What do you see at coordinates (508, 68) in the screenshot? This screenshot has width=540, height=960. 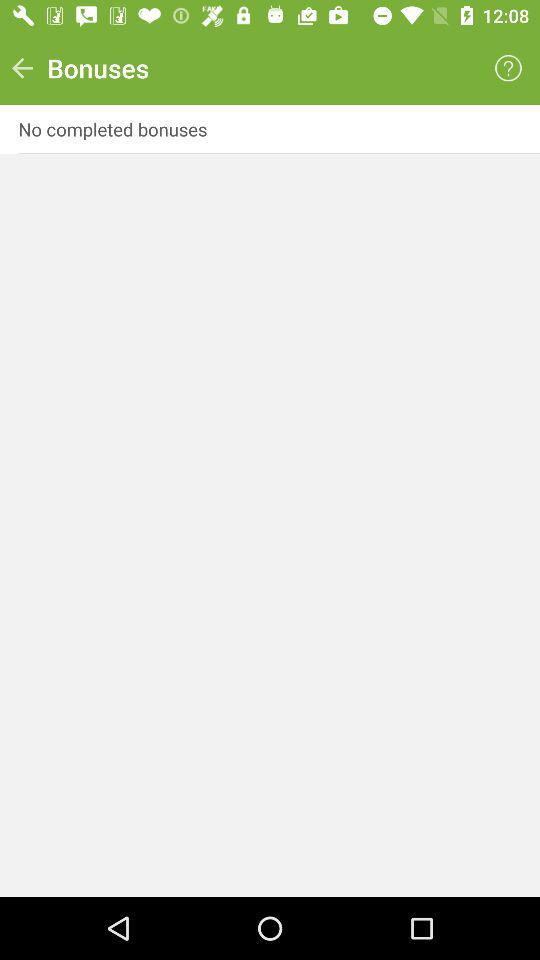 I see `the icon next to the bonuses` at bounding box center [508, 68].